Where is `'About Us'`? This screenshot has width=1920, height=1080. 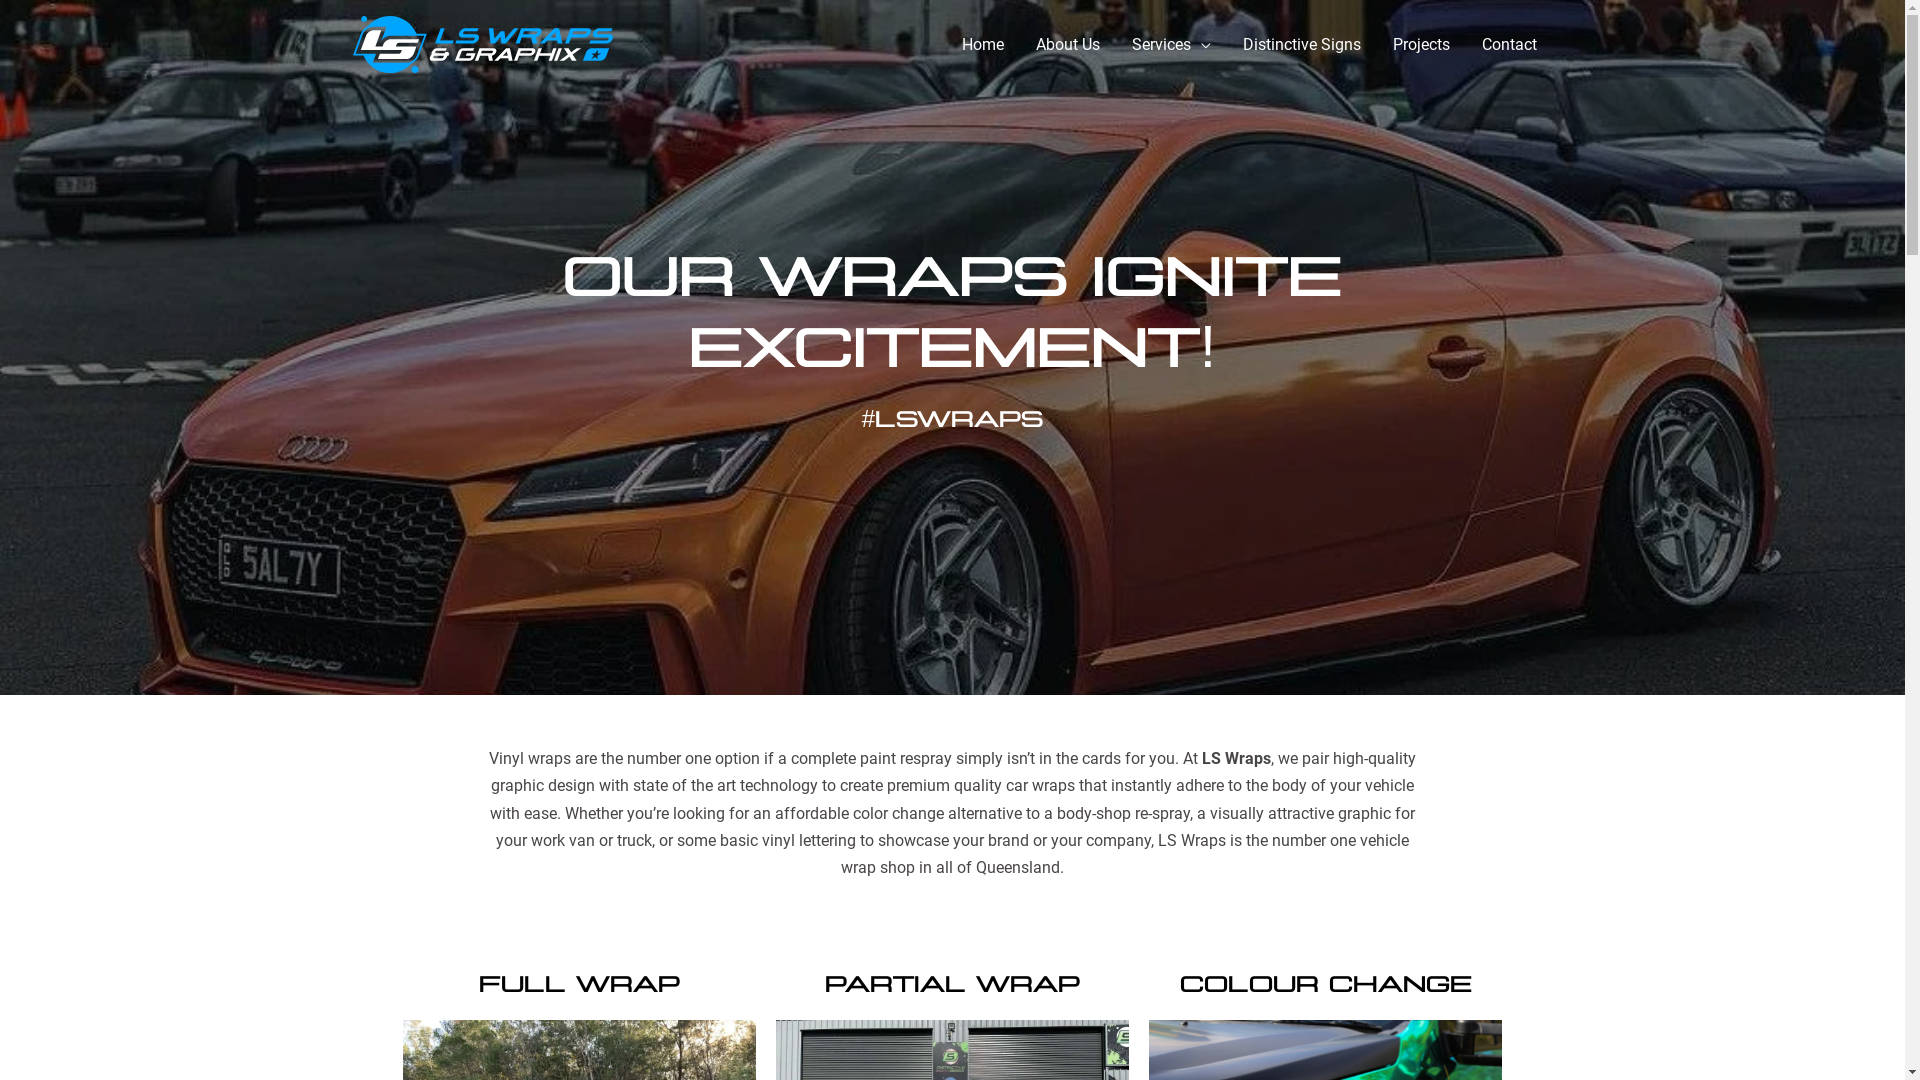
'About Us' is located at coordinates (1067, 45).